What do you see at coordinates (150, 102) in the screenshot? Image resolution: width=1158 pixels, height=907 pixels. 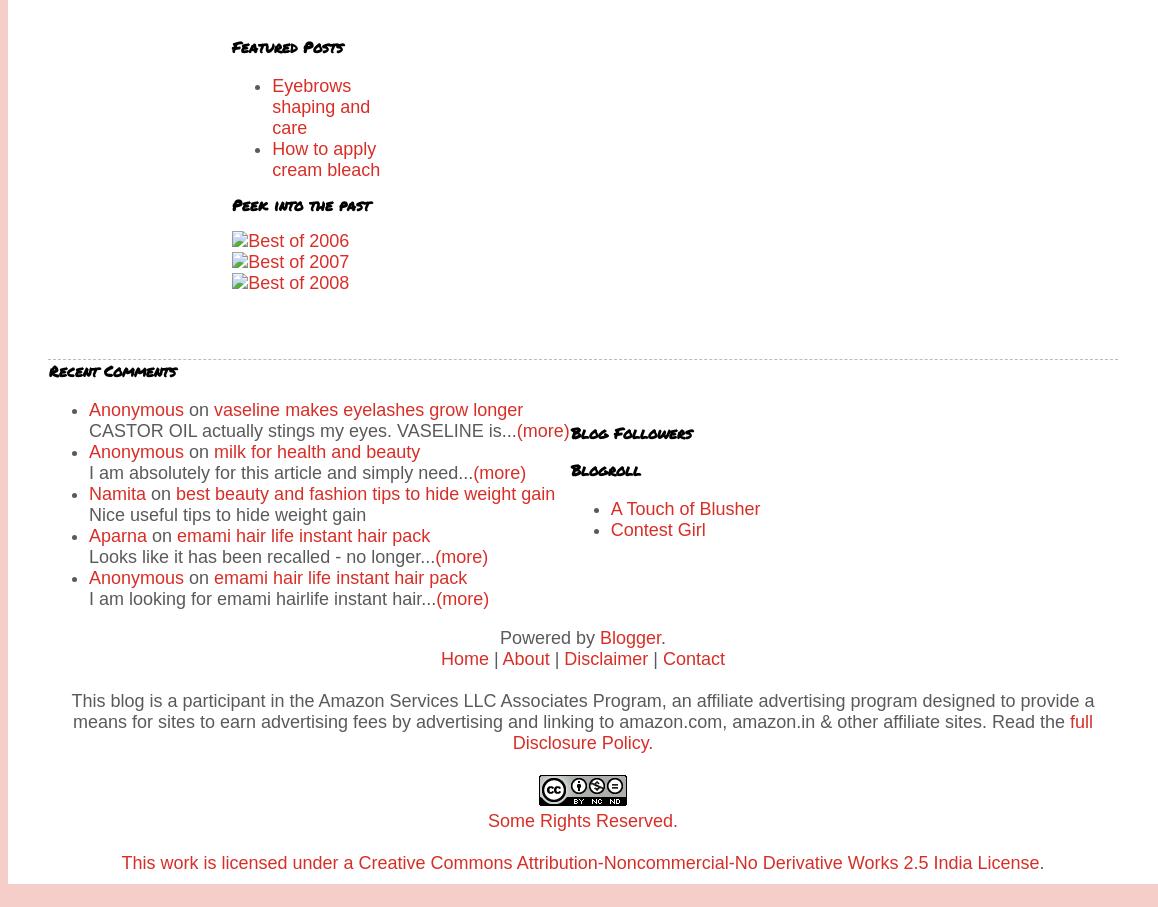 I see `'Vaseline makes eyelashes grow longer and thicker'` at bounding box center [150, 102].